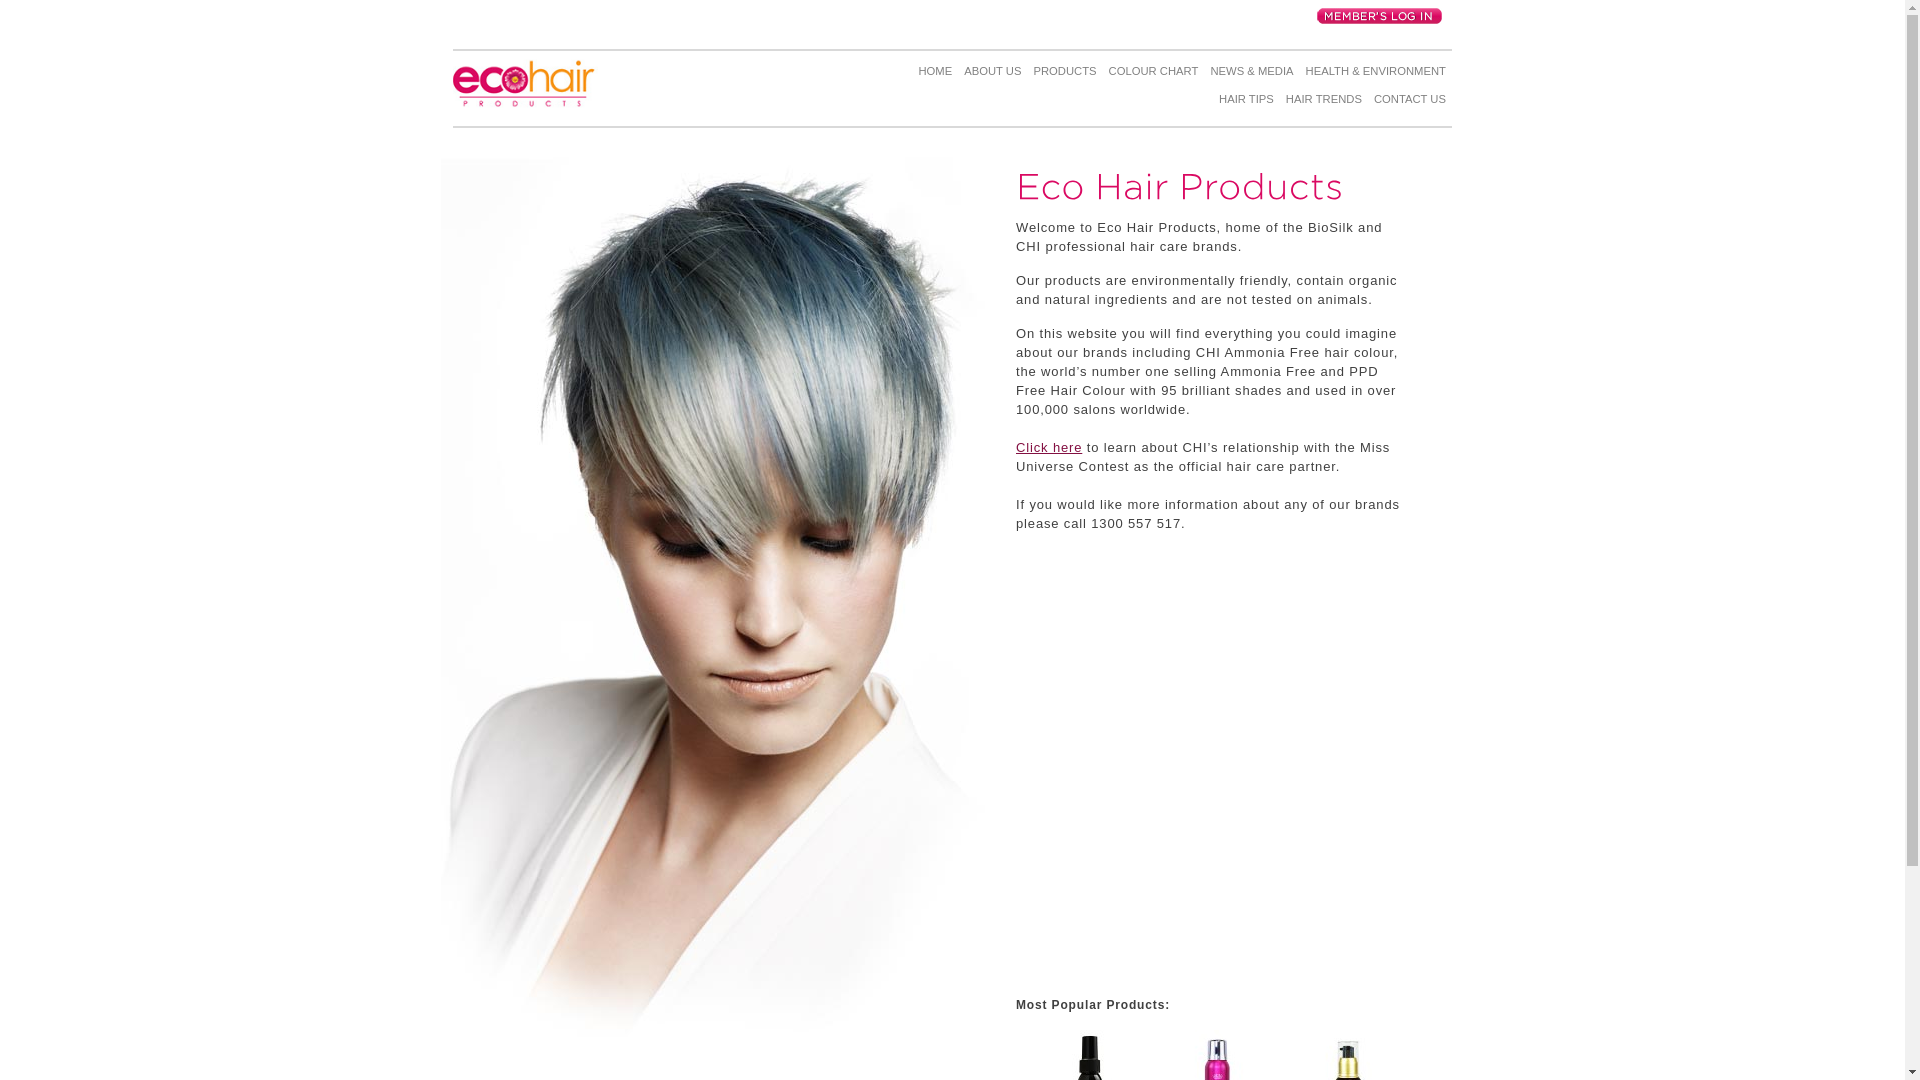 The height and width of the screenshot is (1080, 1920). What do you see at coordinates (1153, 73) in the screenshot?
I see `'COLOUR CHART'` at bounding box center [1153, 73].